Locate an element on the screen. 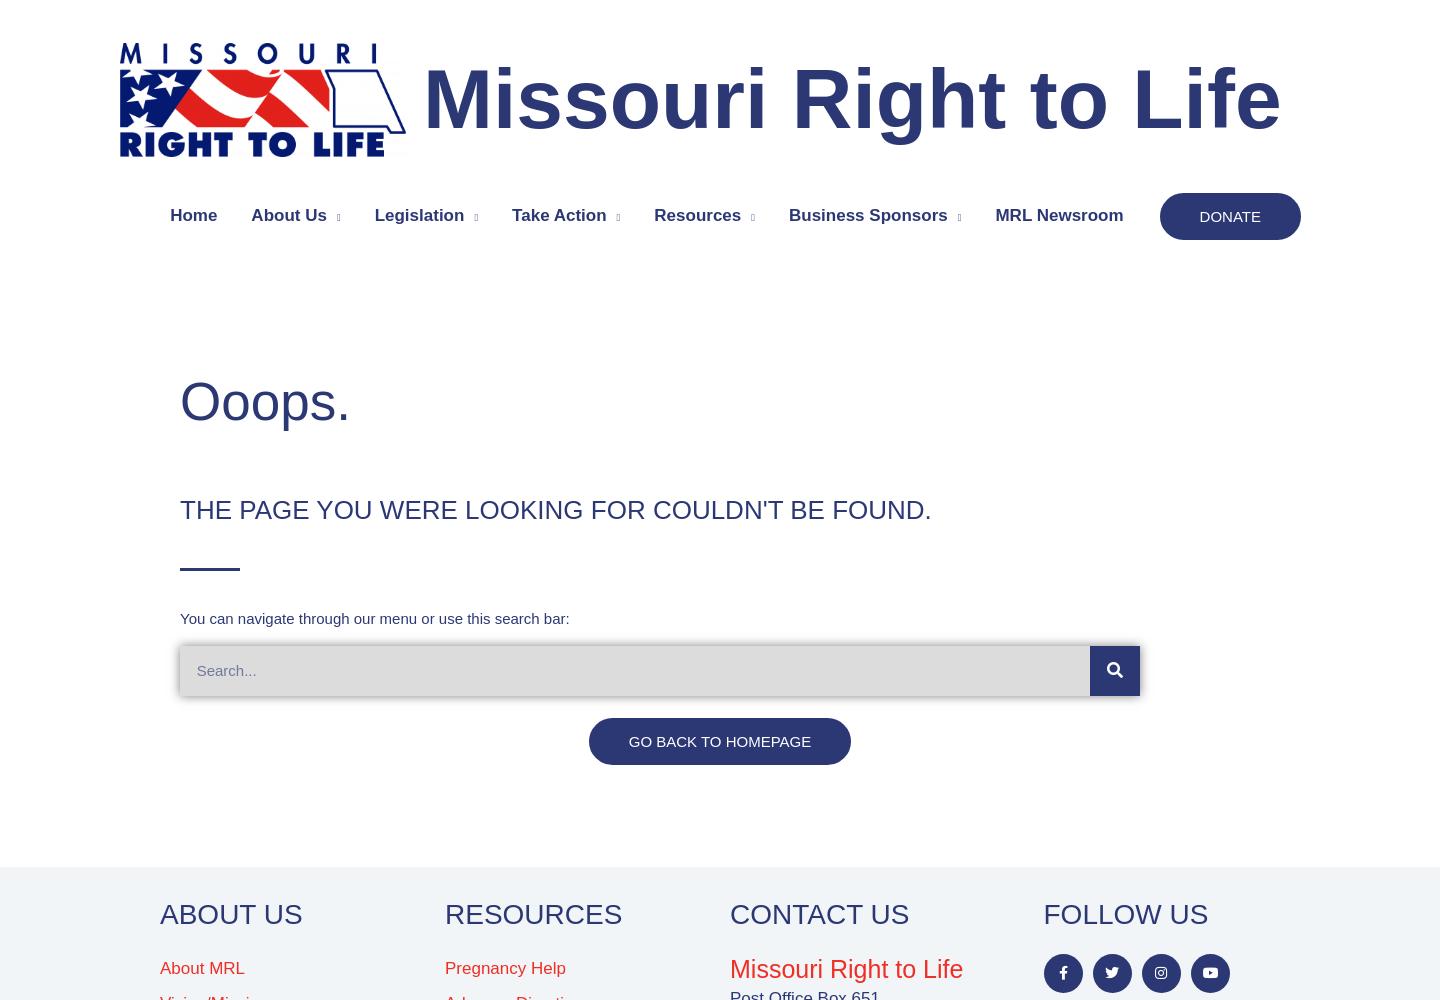 The image size is (1440, 1000). 'Go Back to Homepage' is located at coordinates (626, 739).